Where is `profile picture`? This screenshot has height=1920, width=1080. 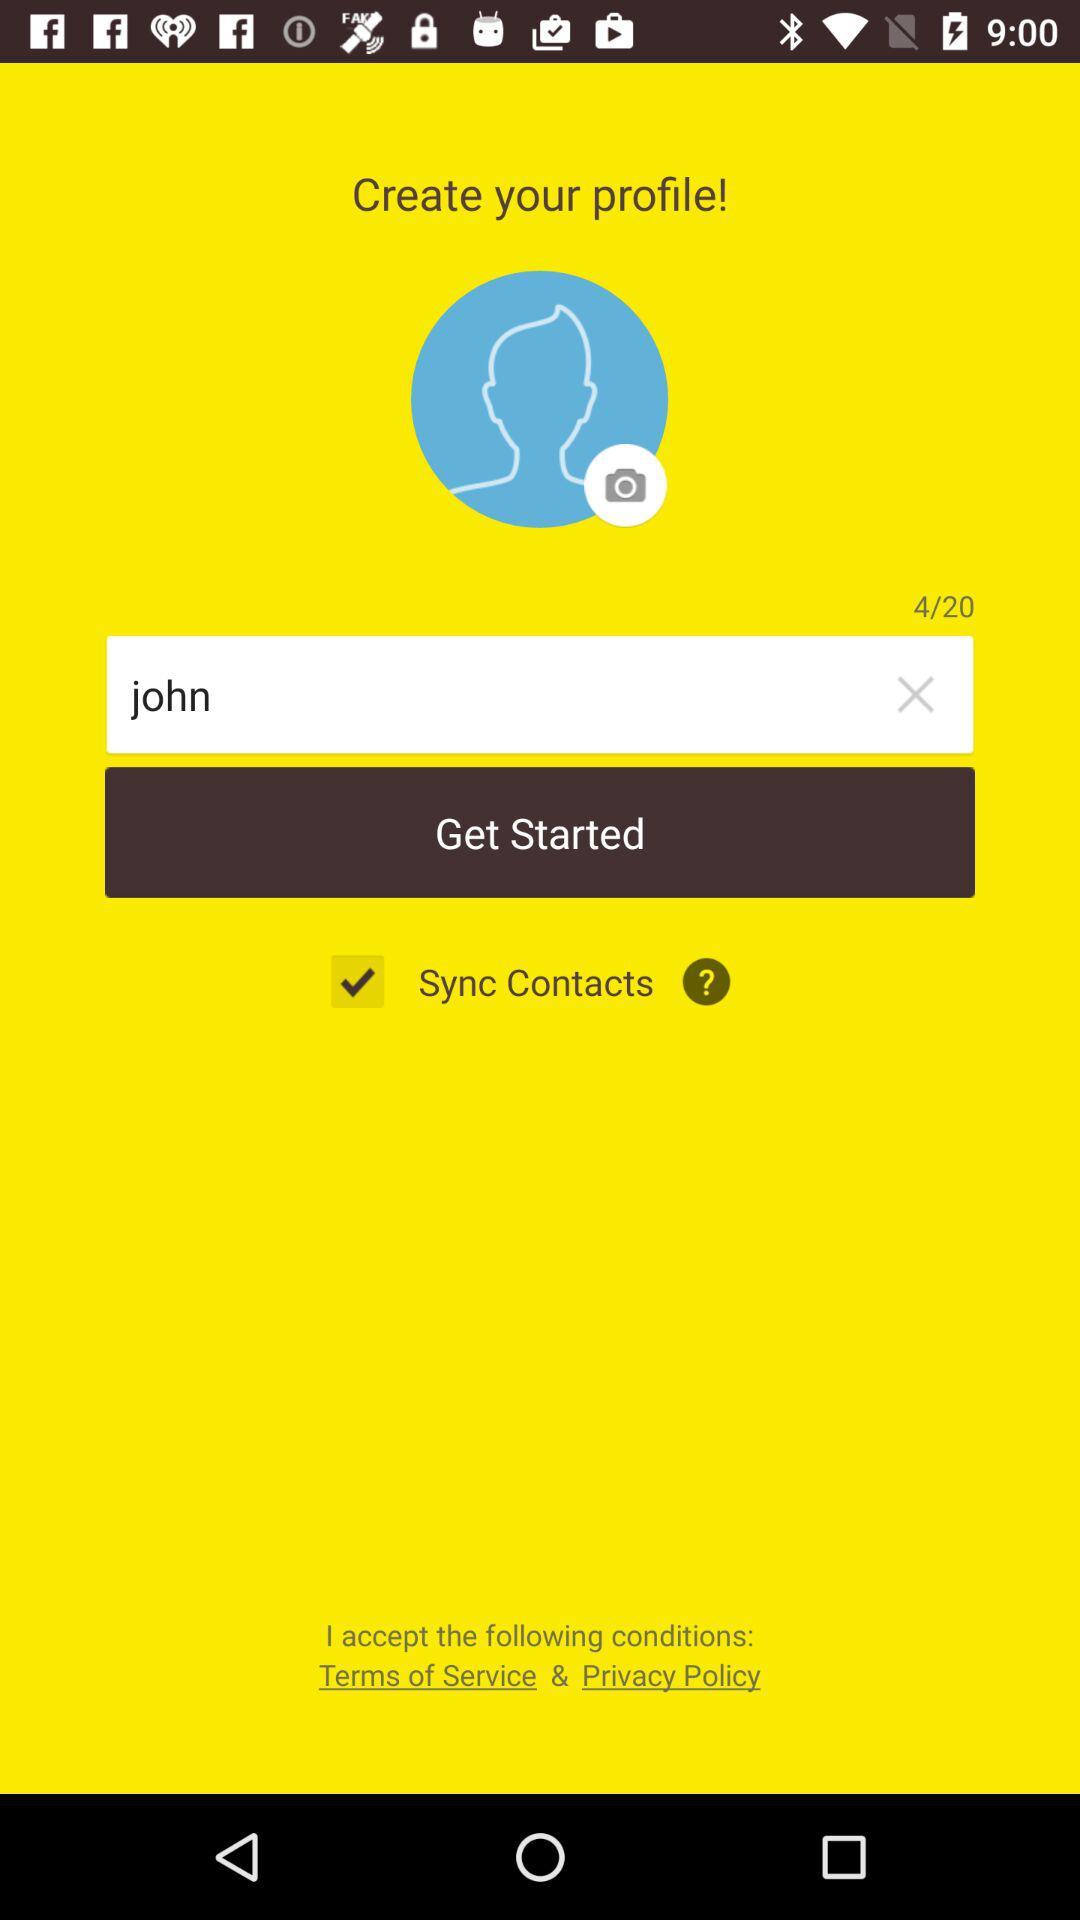 profile picture is located at coordinates (538, 399).